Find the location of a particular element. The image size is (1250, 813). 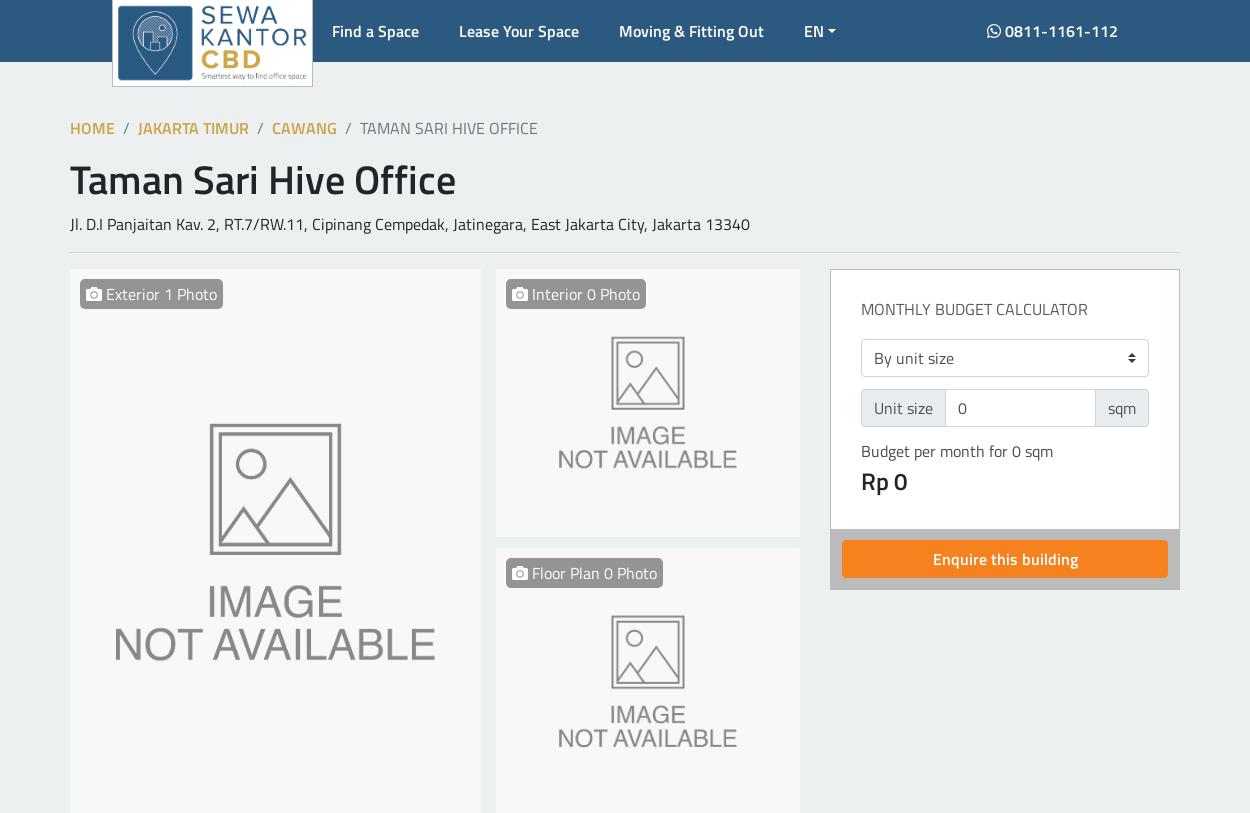

'Cawang' is located at coordinates (304, 126).